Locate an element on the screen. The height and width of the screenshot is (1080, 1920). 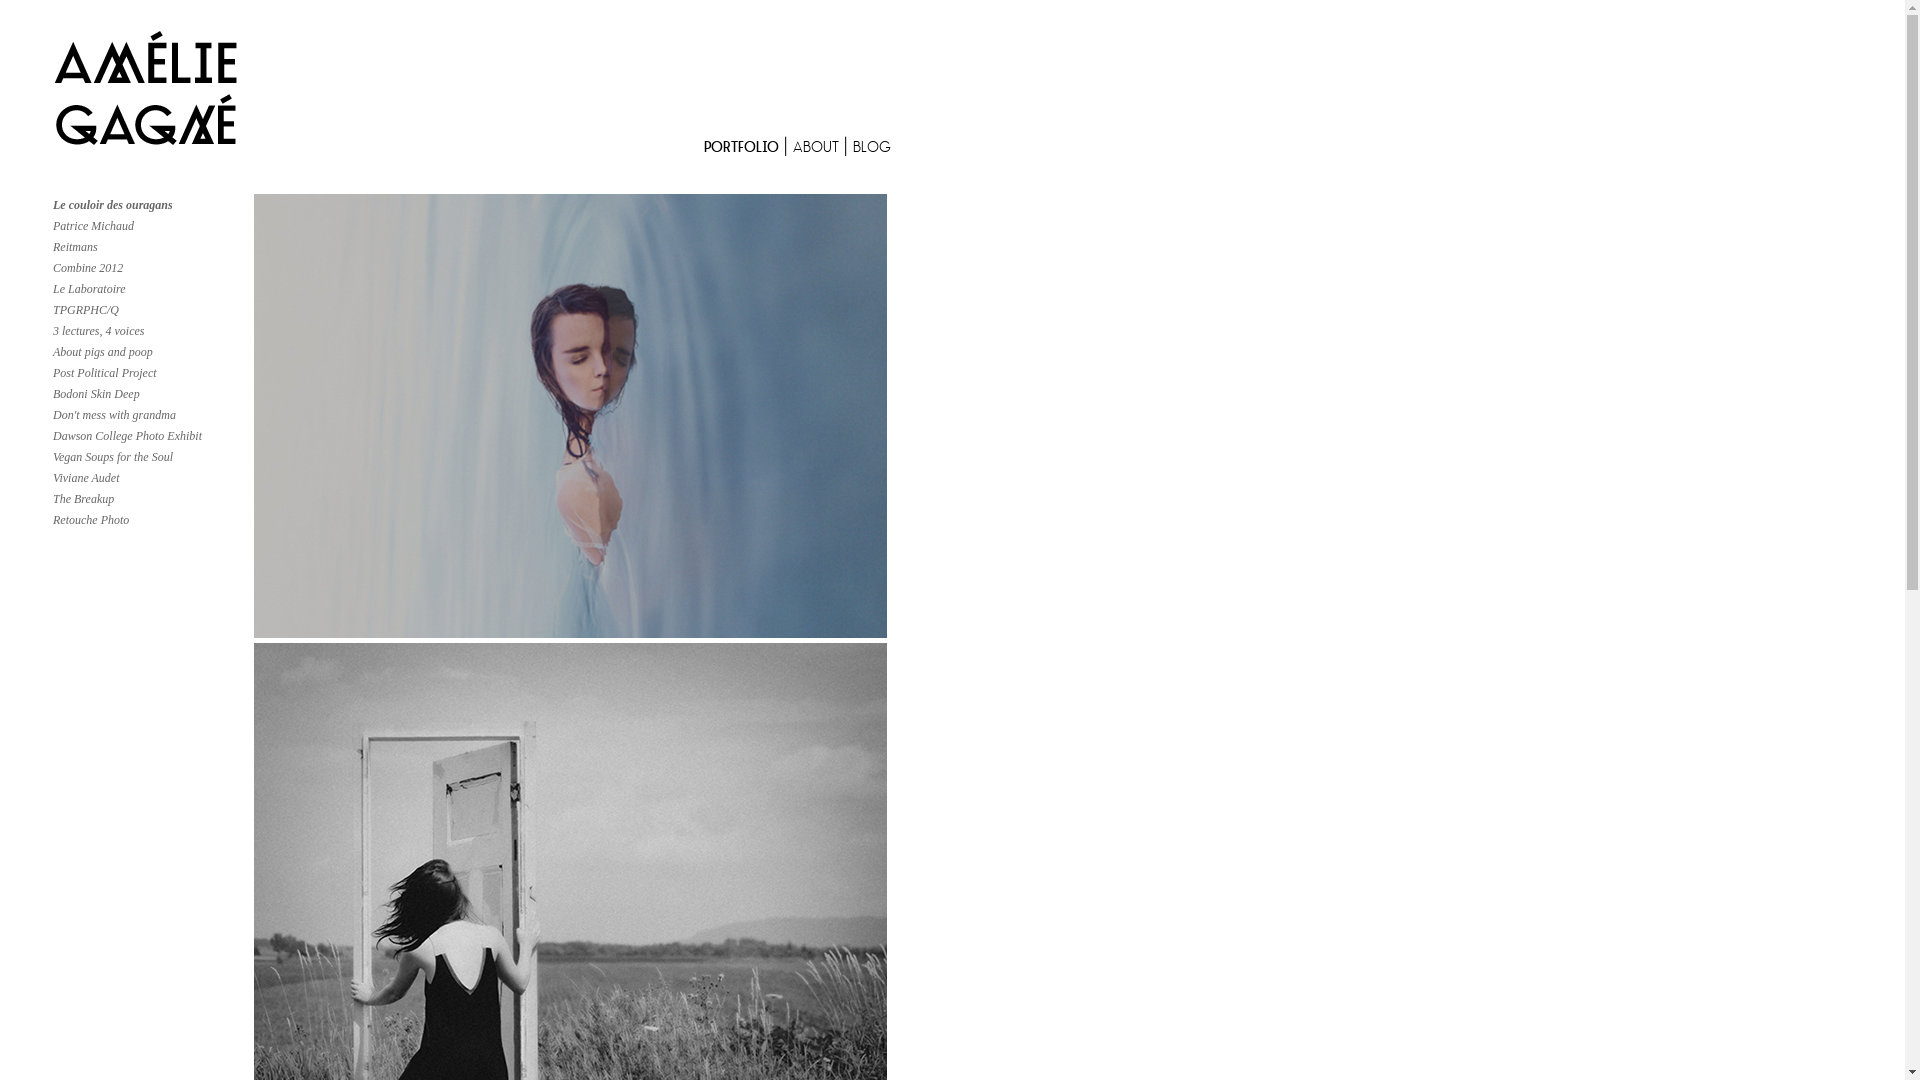
'Post Political Project' is located at coordinates (104, 373).